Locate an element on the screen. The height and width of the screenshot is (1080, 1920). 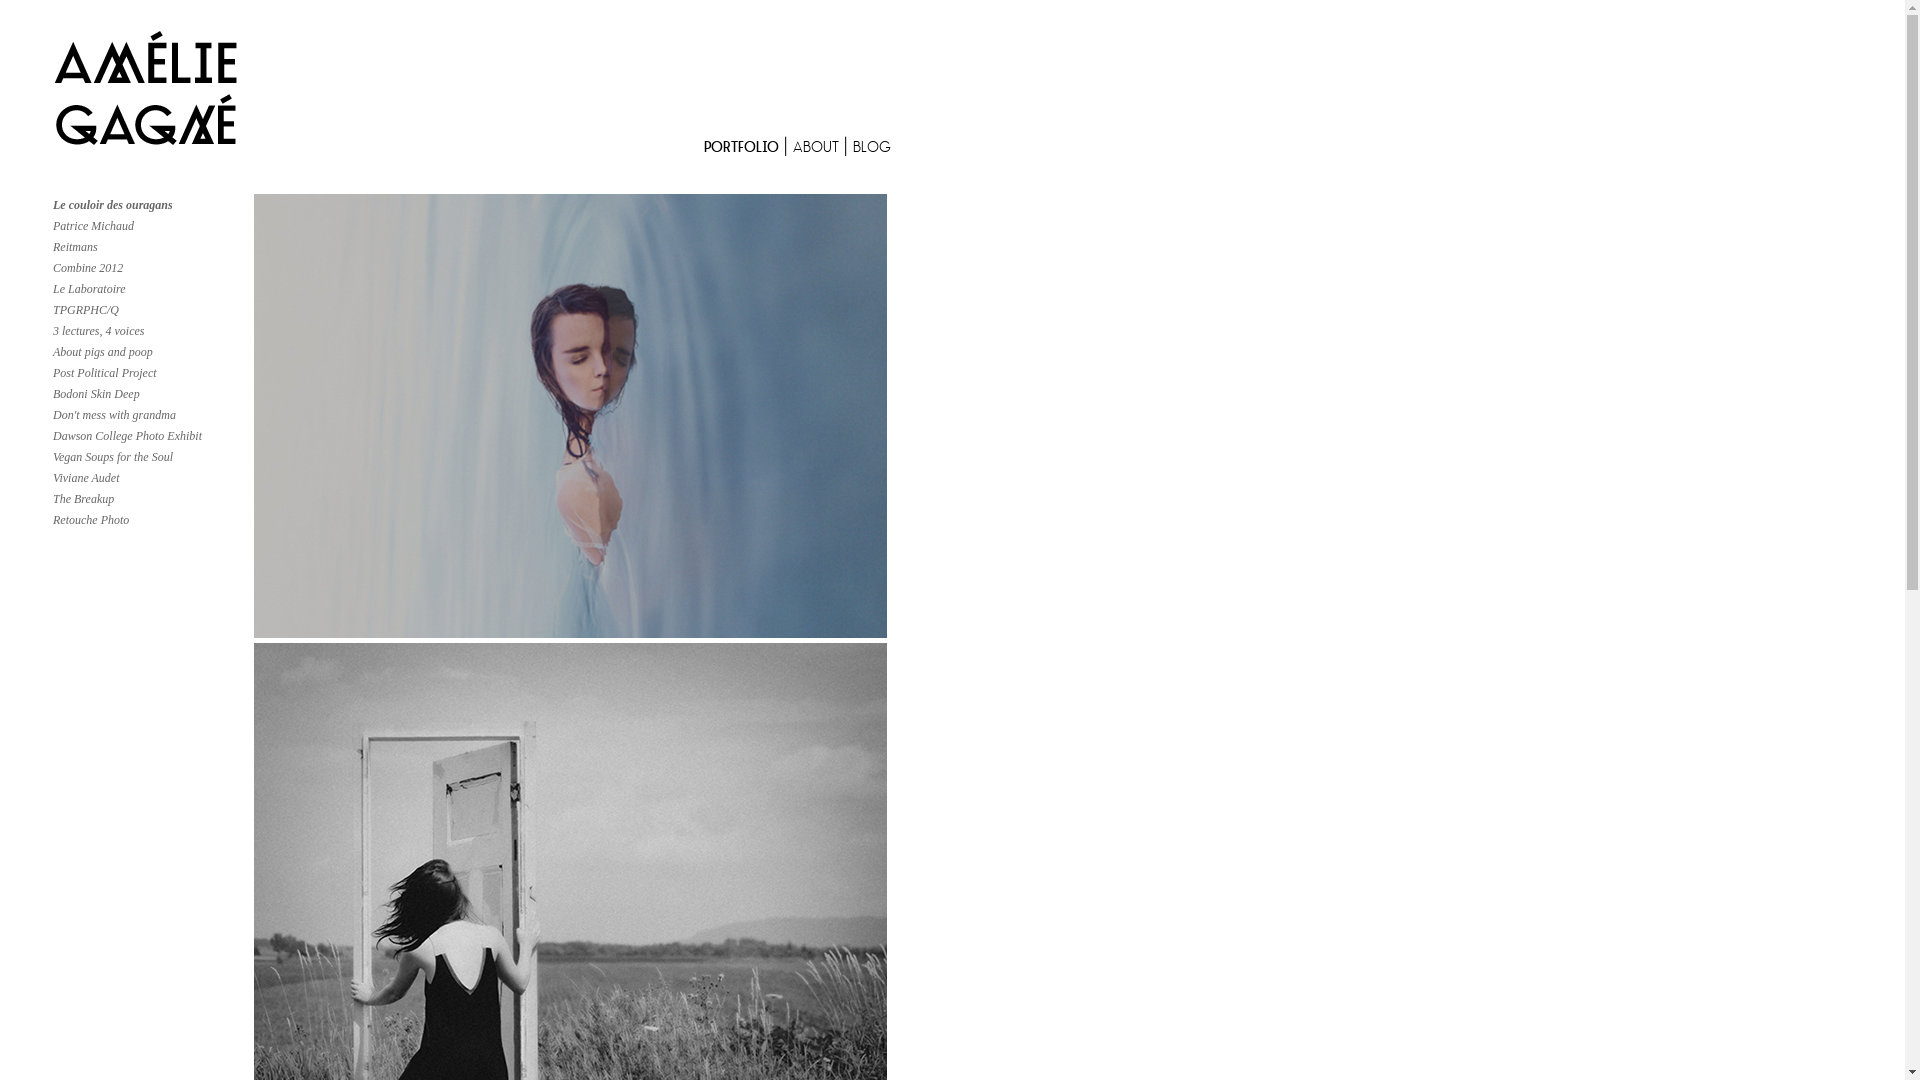
'Post Political Project' is located at coordinates (104, 373).